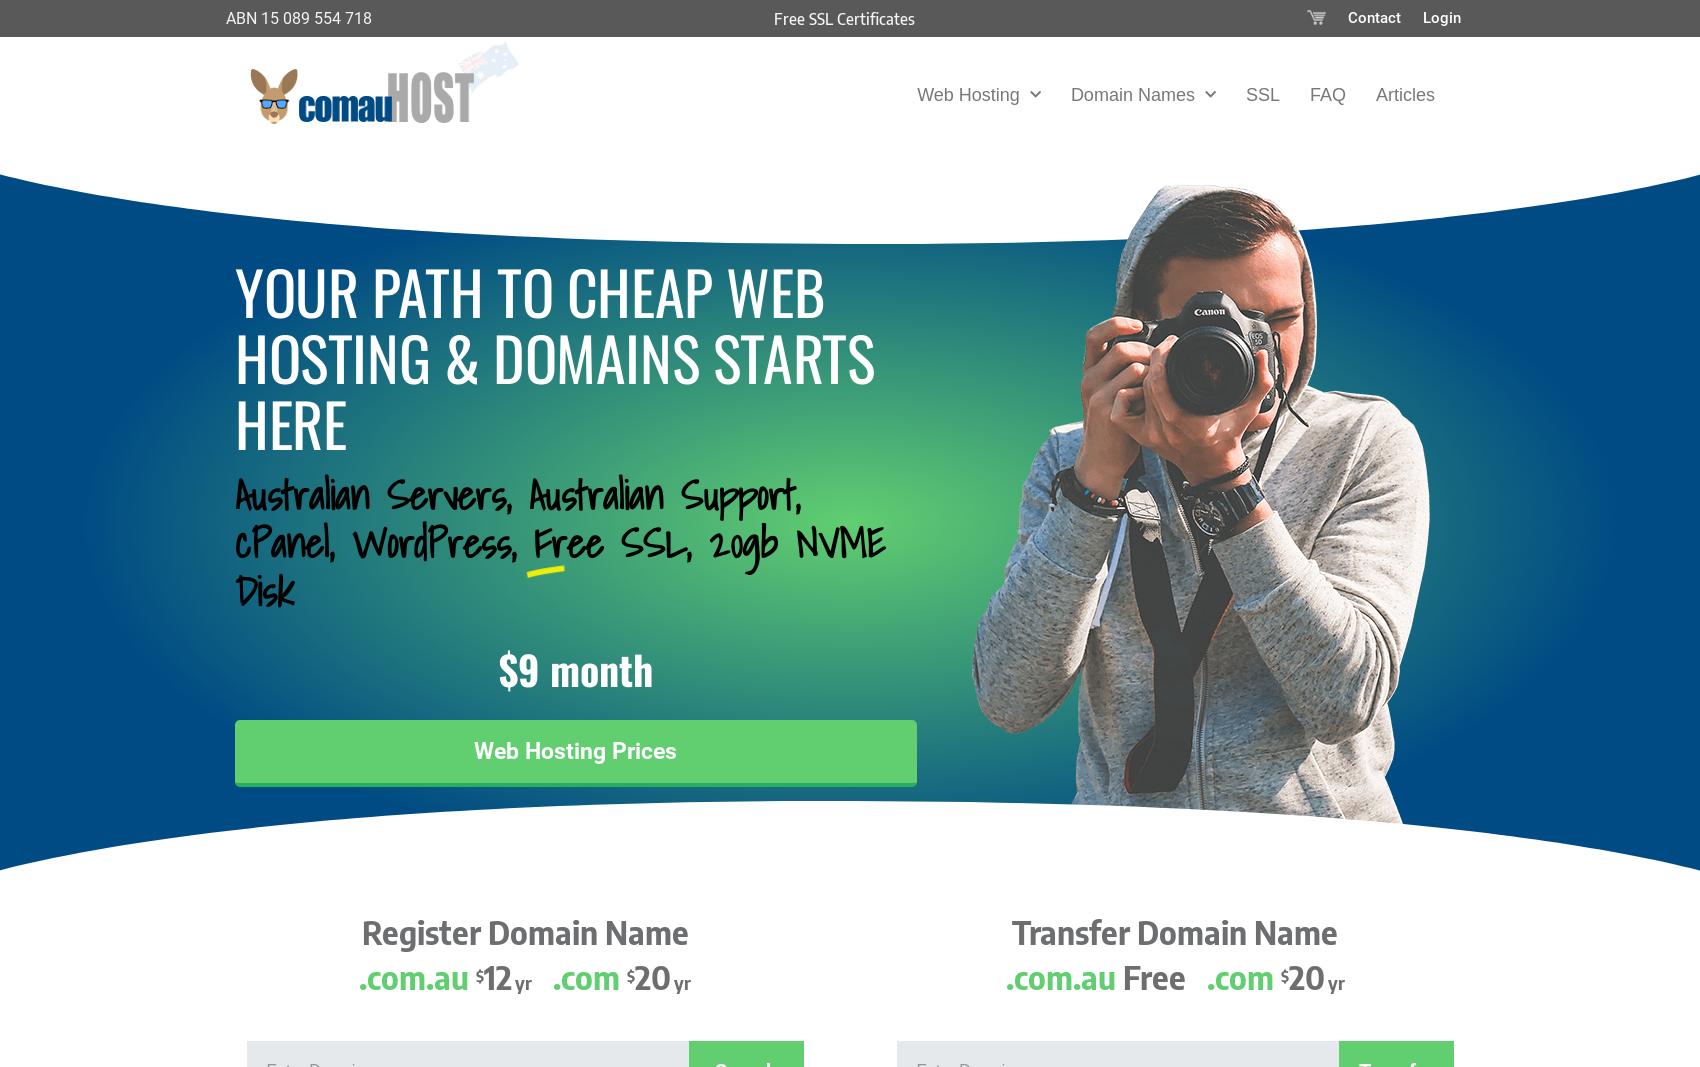 This screenshot has height=1067, width=1700. I want to click on 'SSL', so click(1244, 93).